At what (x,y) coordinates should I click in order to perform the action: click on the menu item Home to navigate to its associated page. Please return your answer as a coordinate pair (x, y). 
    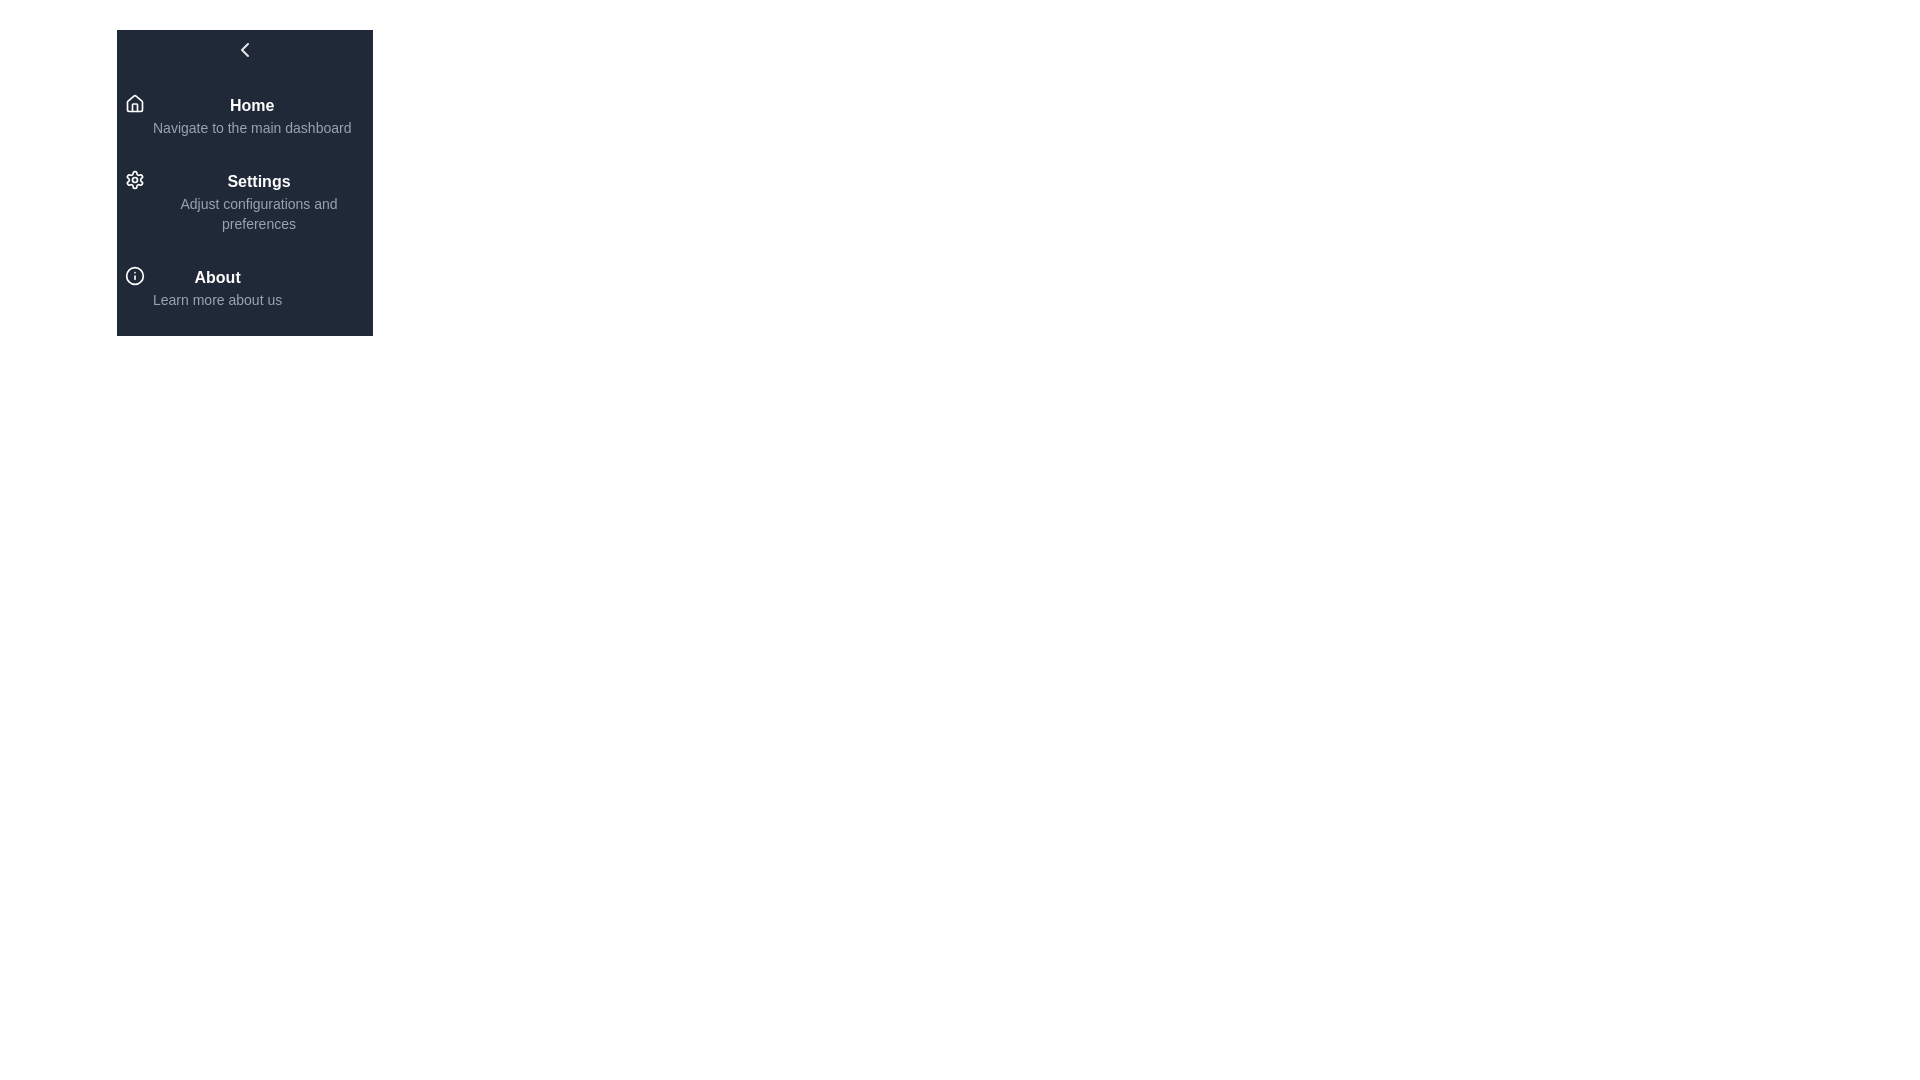
    Looking at the image, I should click on (243, 115).